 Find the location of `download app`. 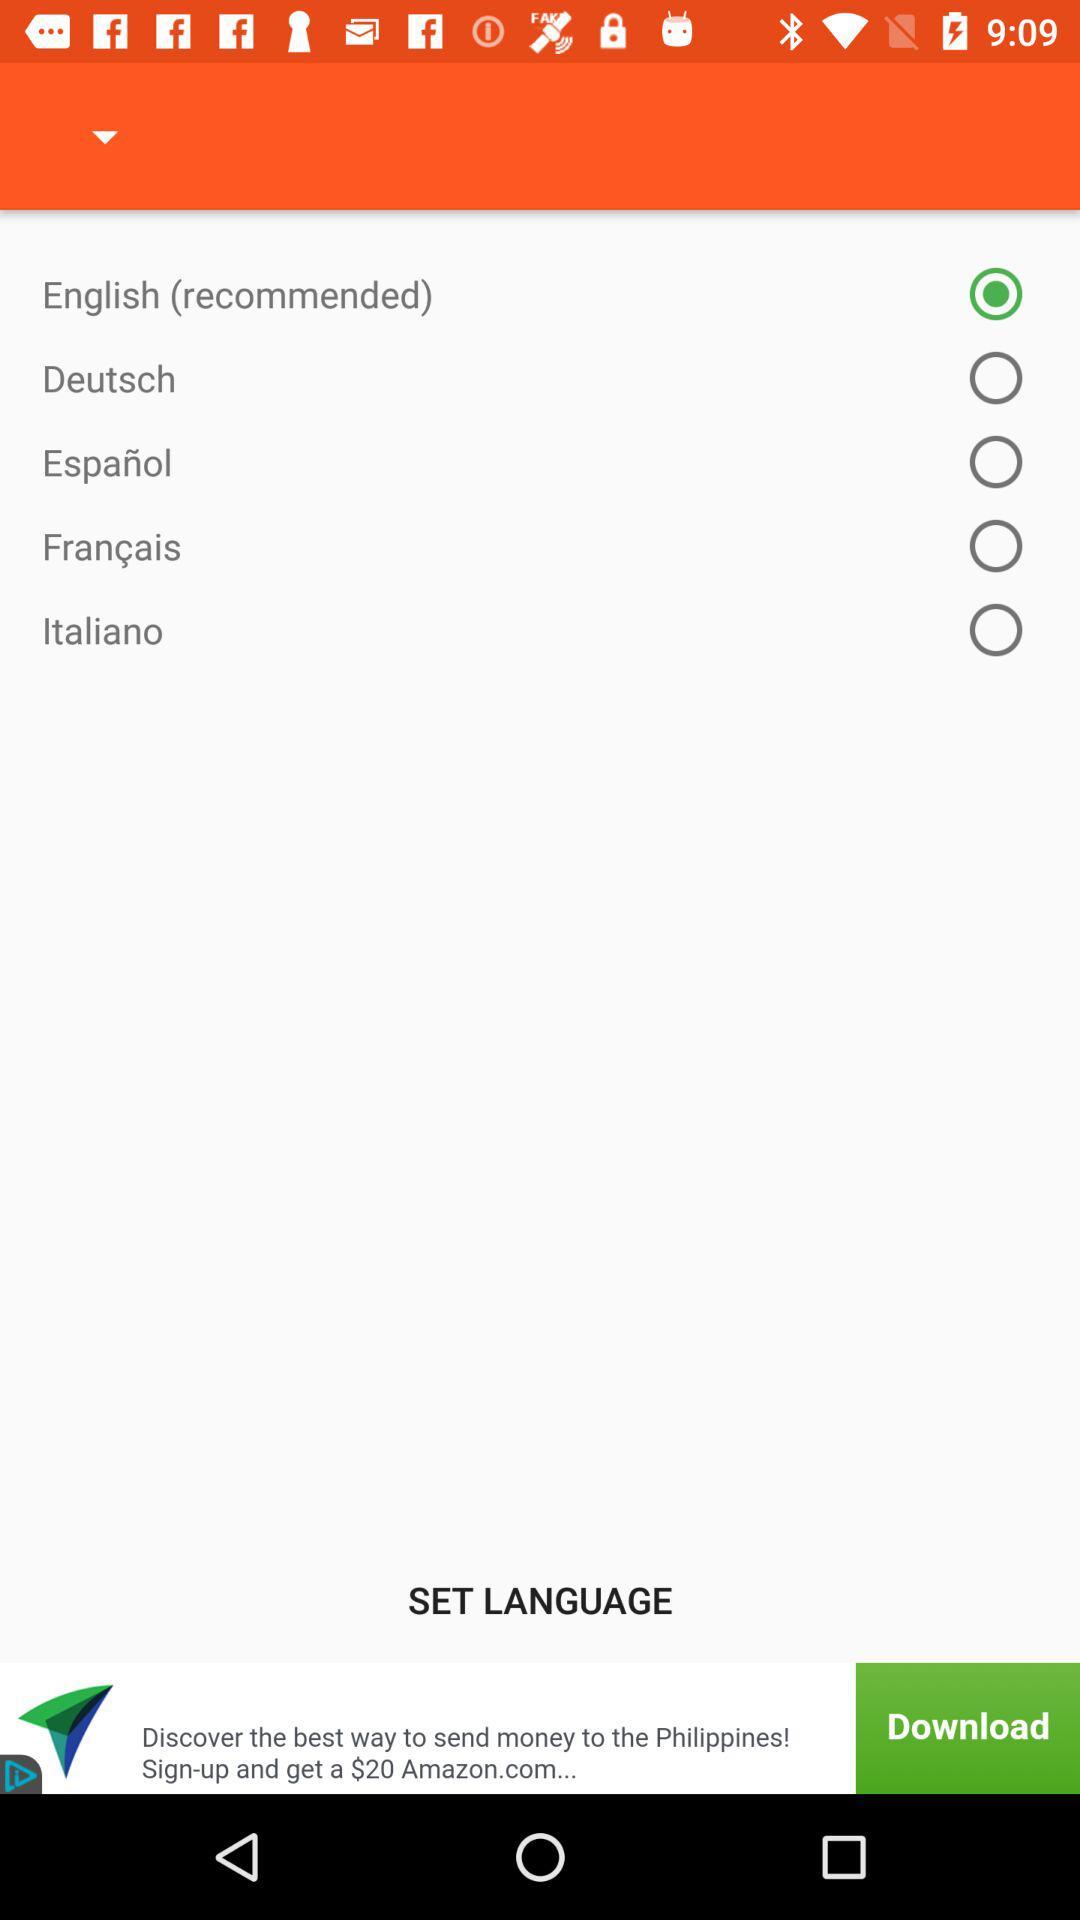

download app is located at coordinates (540, 1727).